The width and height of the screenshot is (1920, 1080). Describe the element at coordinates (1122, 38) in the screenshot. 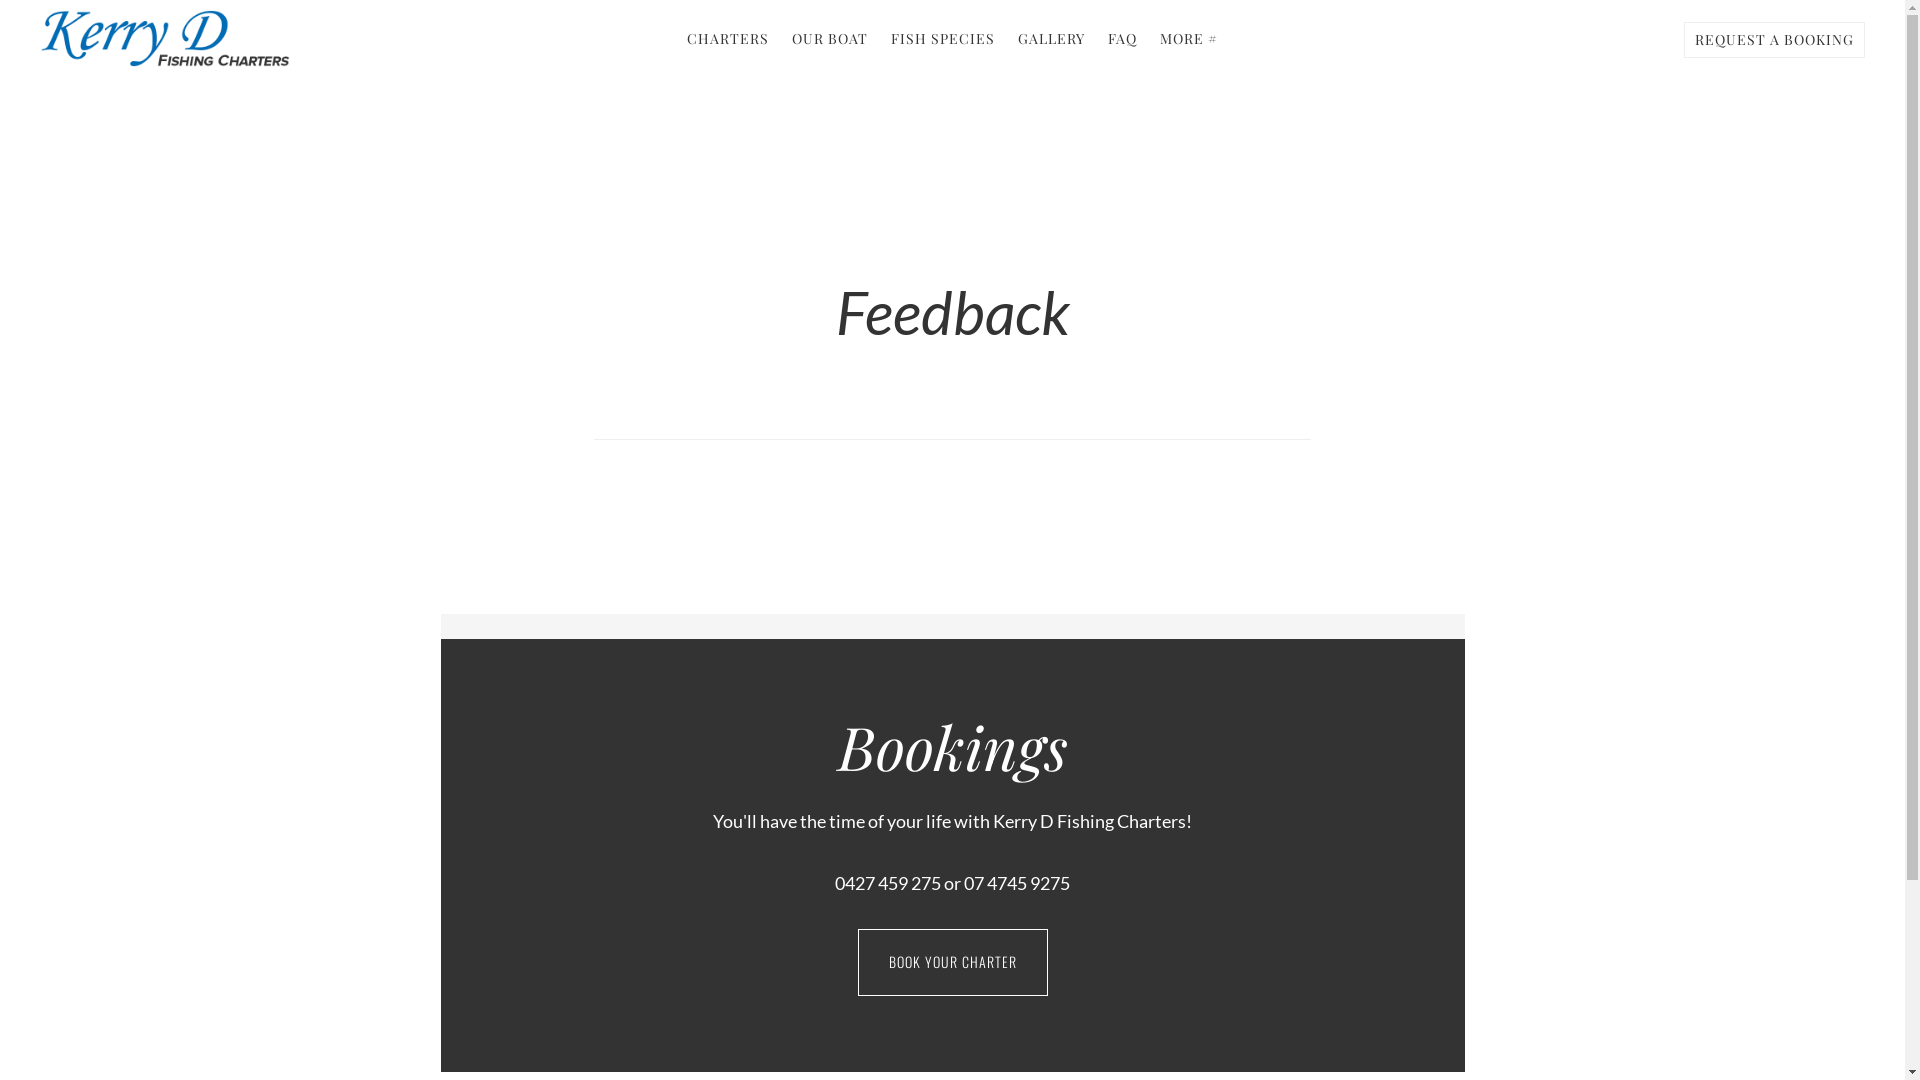

I see `'FAQ'` at that location.